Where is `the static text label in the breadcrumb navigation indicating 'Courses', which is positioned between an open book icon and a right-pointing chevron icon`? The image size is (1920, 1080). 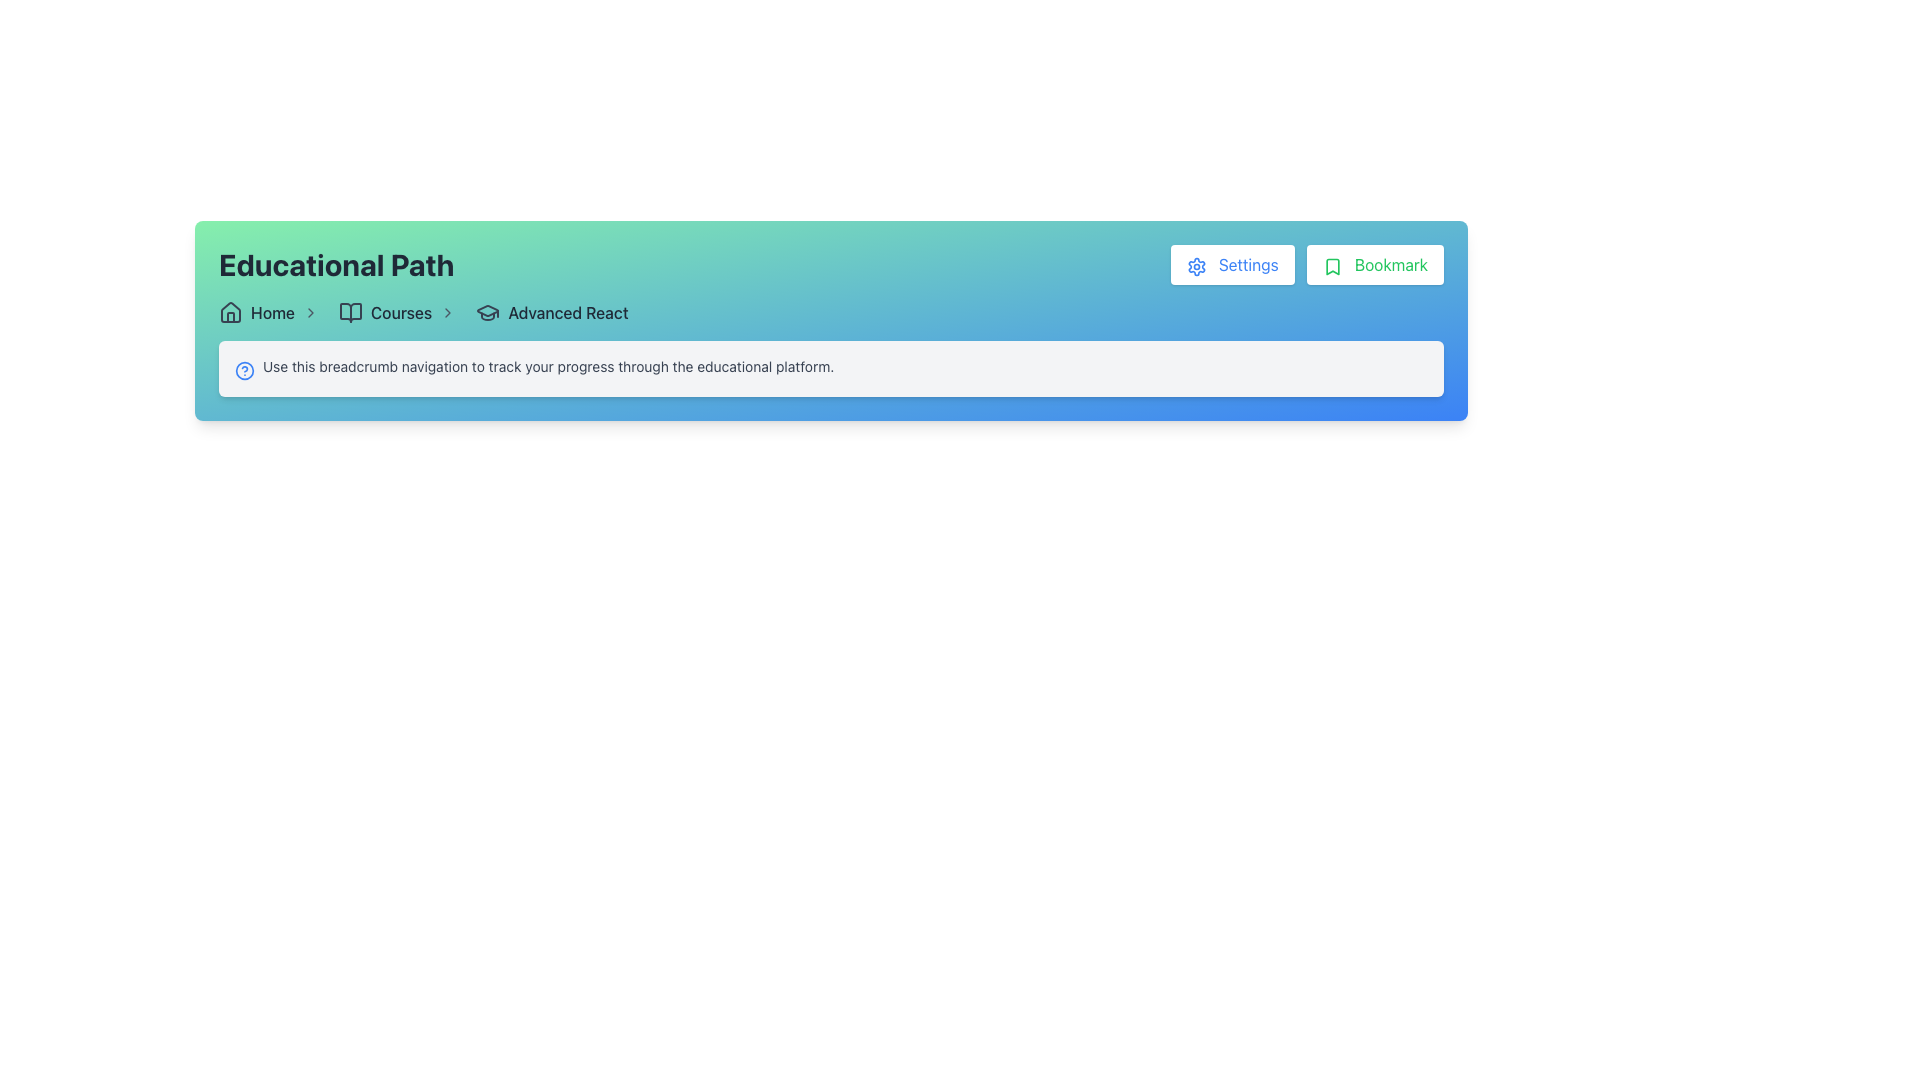
the static text label in the breadcrumb navigation indicating 'Courses', which is positioned between an open book icon and a right-pointing chevron icon is located at coordinates (400, 312).